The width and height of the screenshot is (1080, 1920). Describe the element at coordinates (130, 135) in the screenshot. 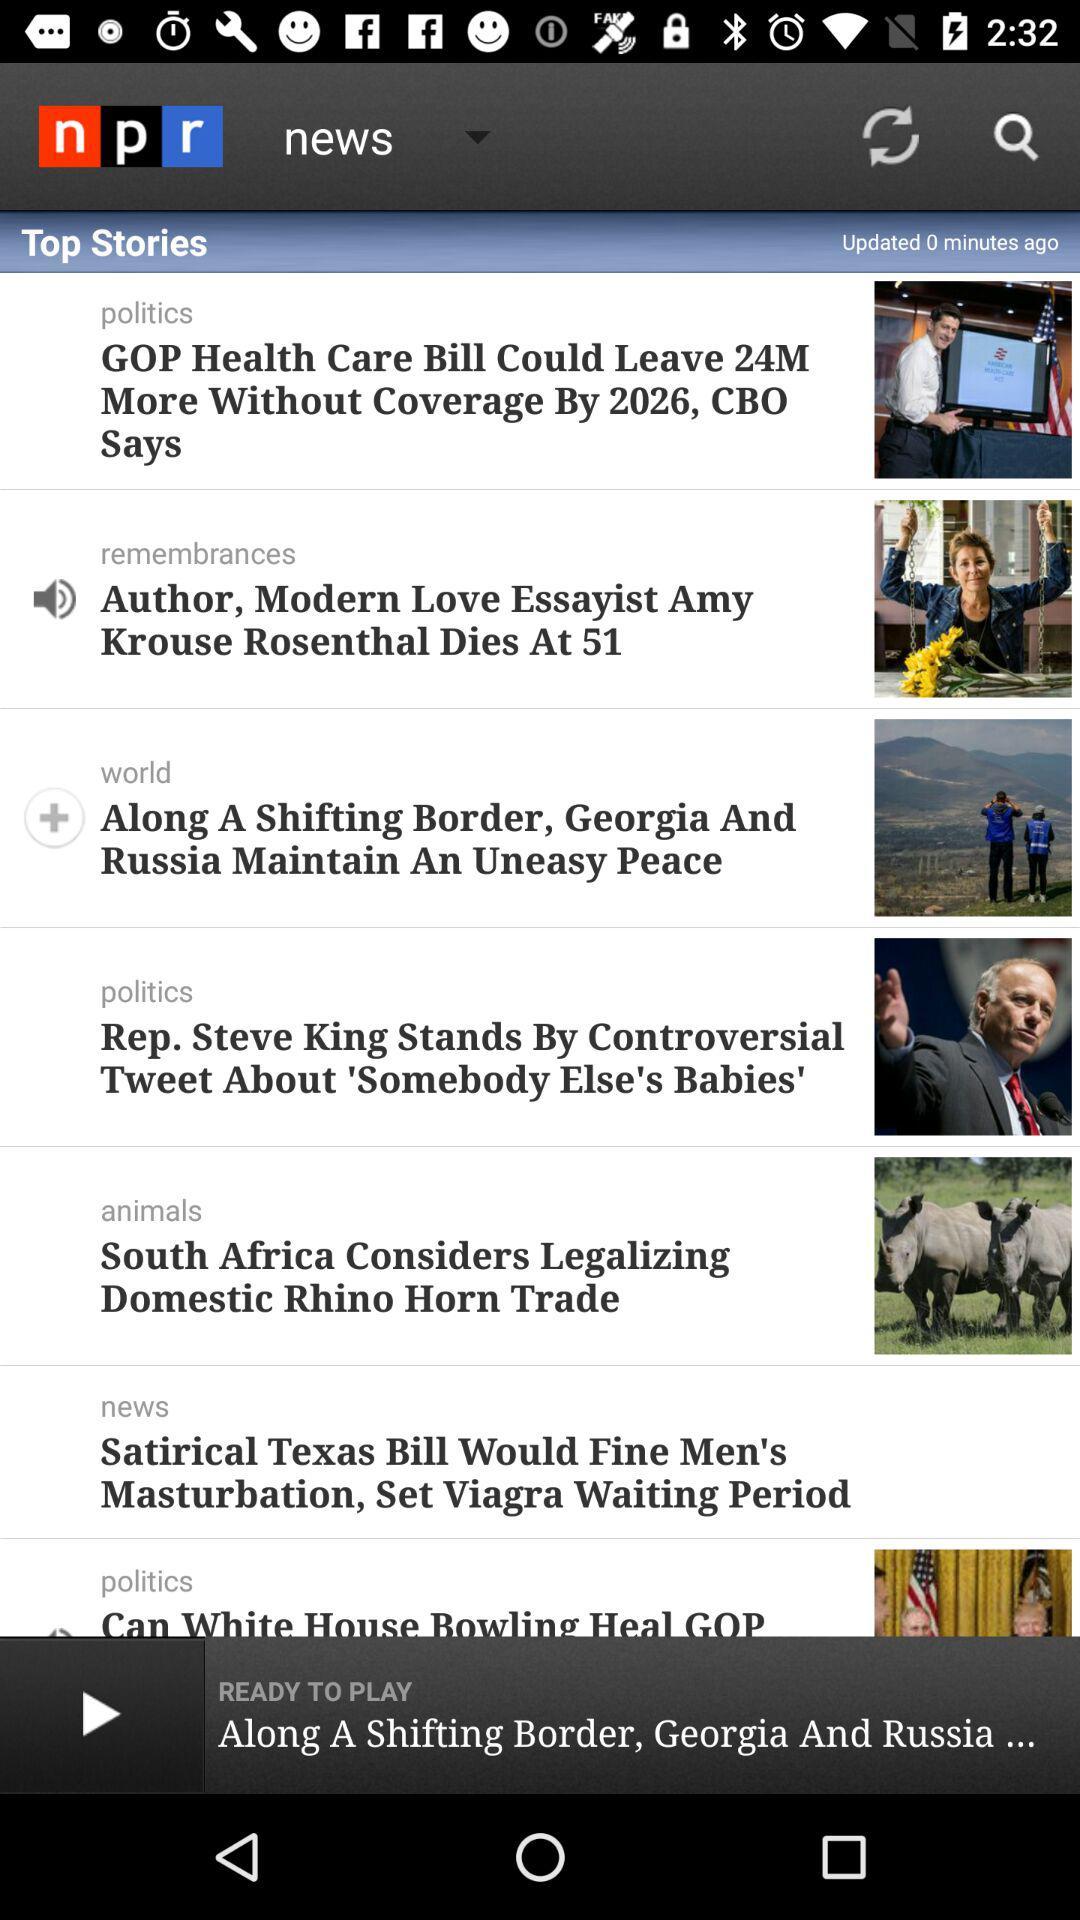

I see `the item to the left of the news icon` at that location.